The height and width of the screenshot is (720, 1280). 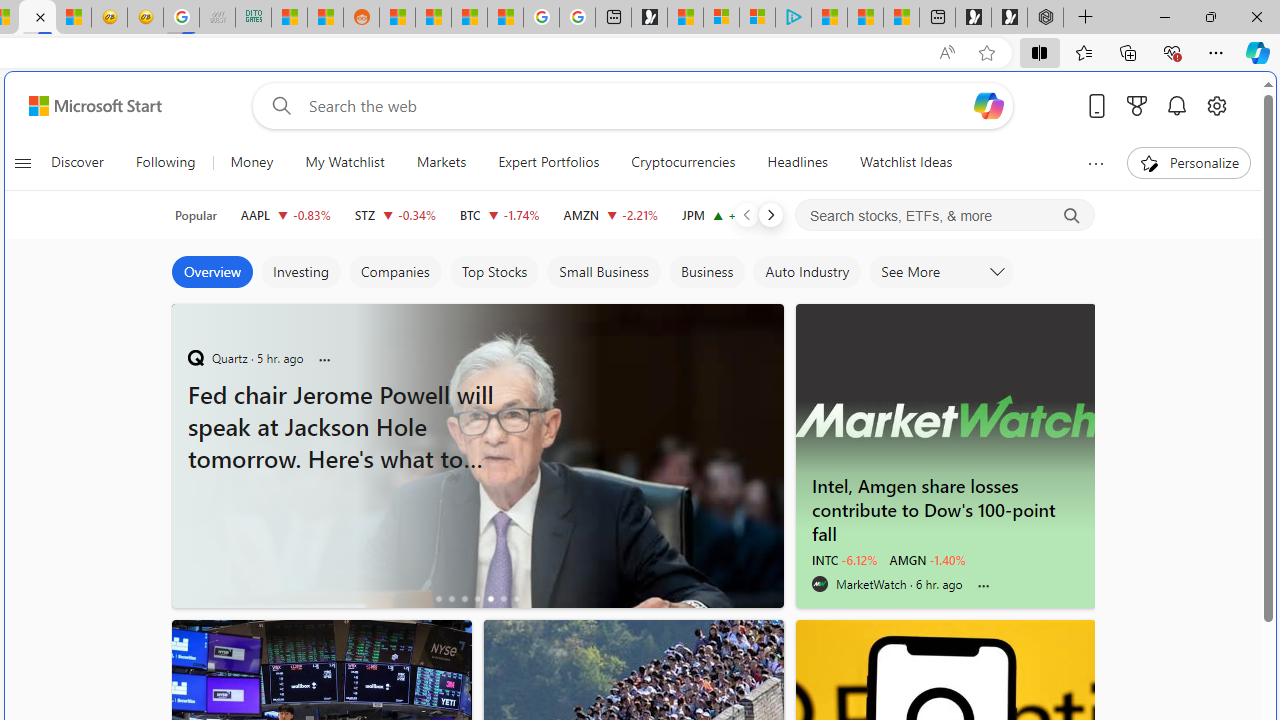 I want to click on 'Search stocks, ETFs, & more', so click(x=944, y=216).